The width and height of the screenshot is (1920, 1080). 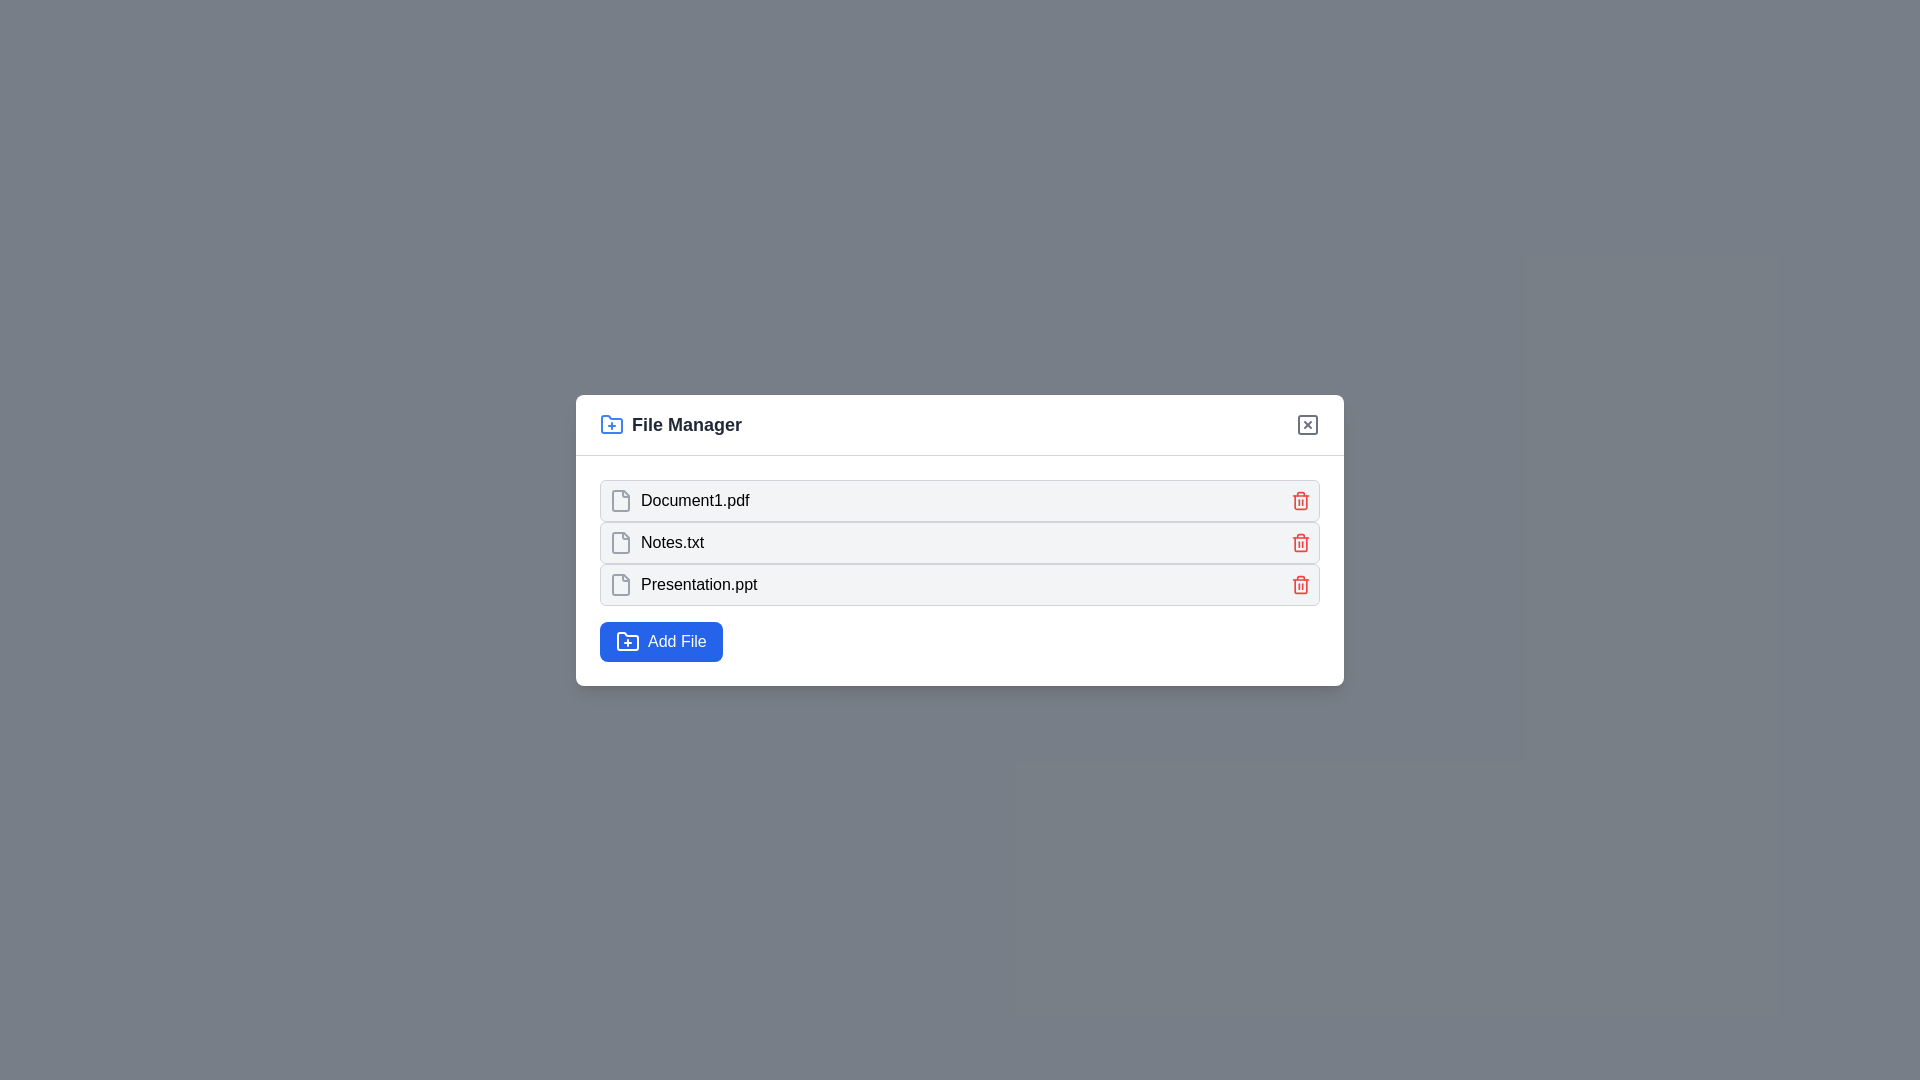 I want to click on the file name displayed in the file entries list within the 'File Manager' modal, so click(x=960, y=570).